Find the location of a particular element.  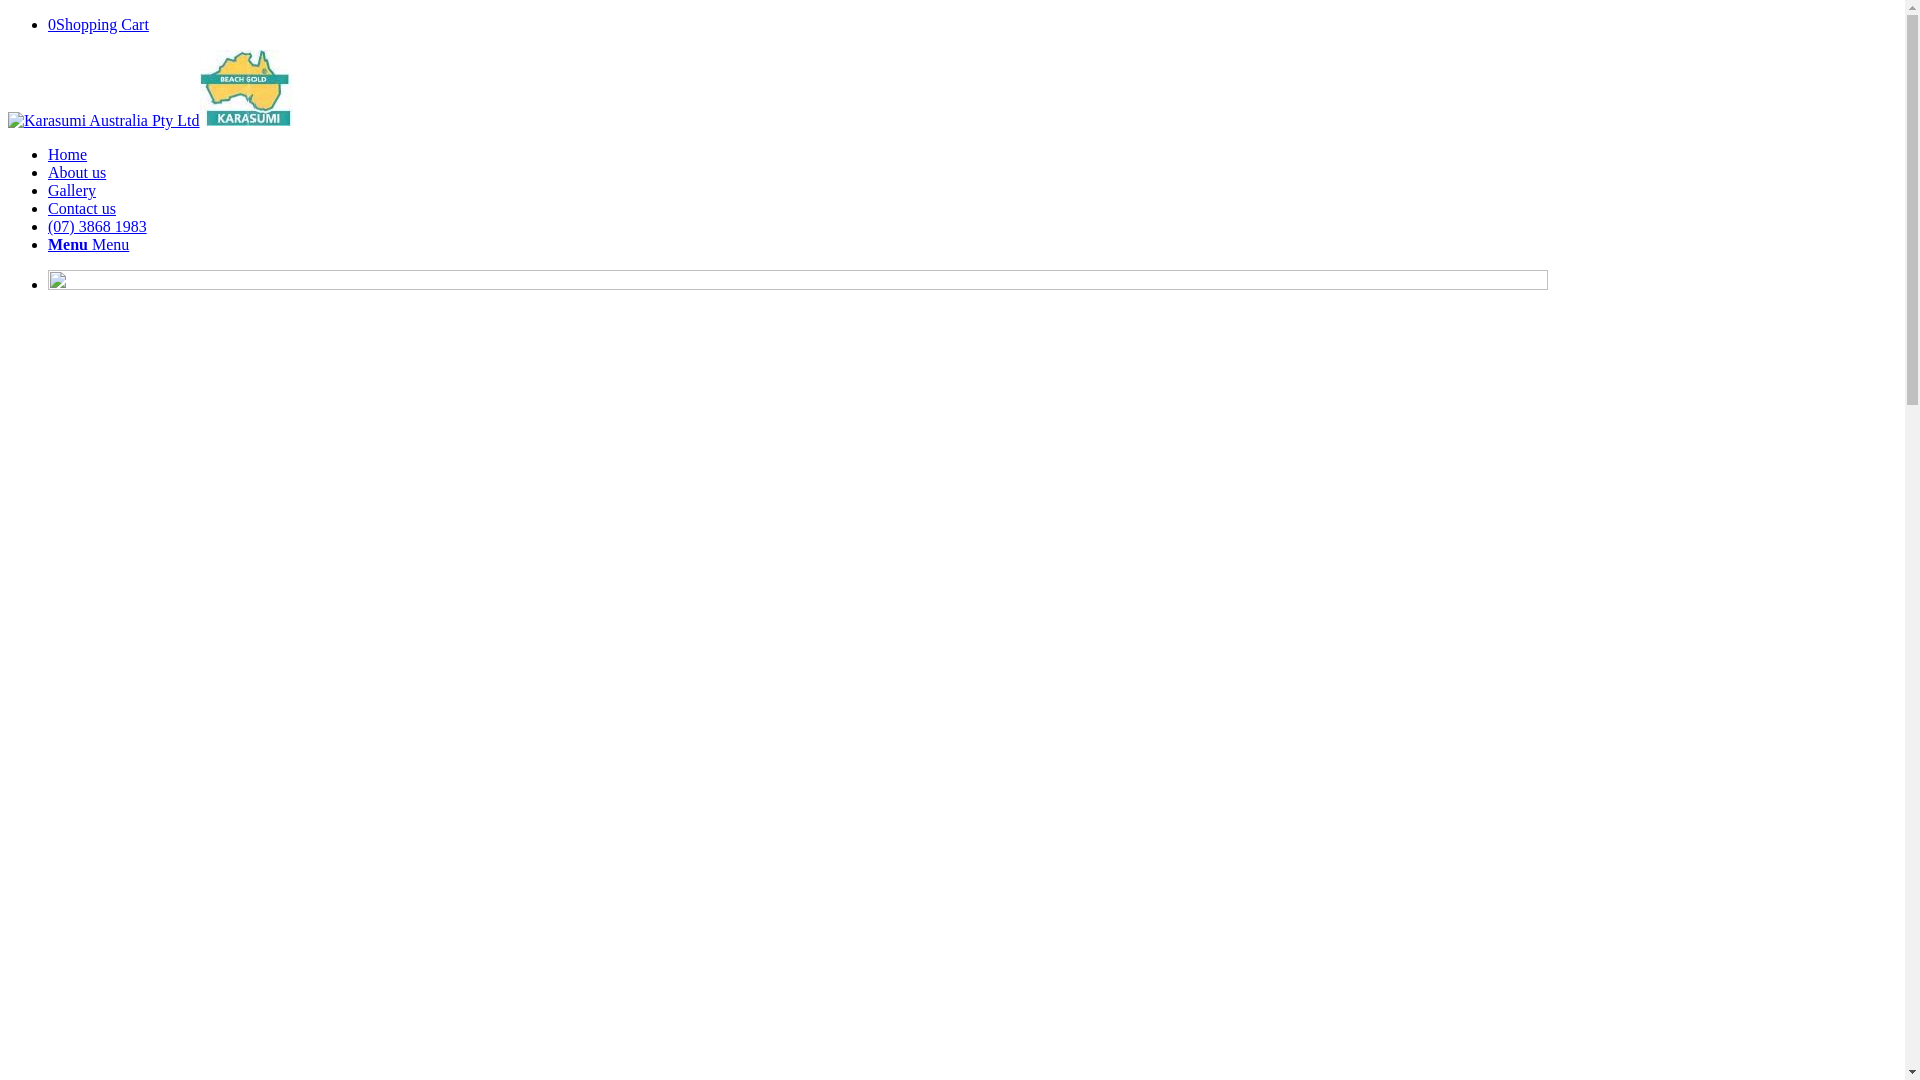

'Menu Menu' is located at coordinates (87, 243).